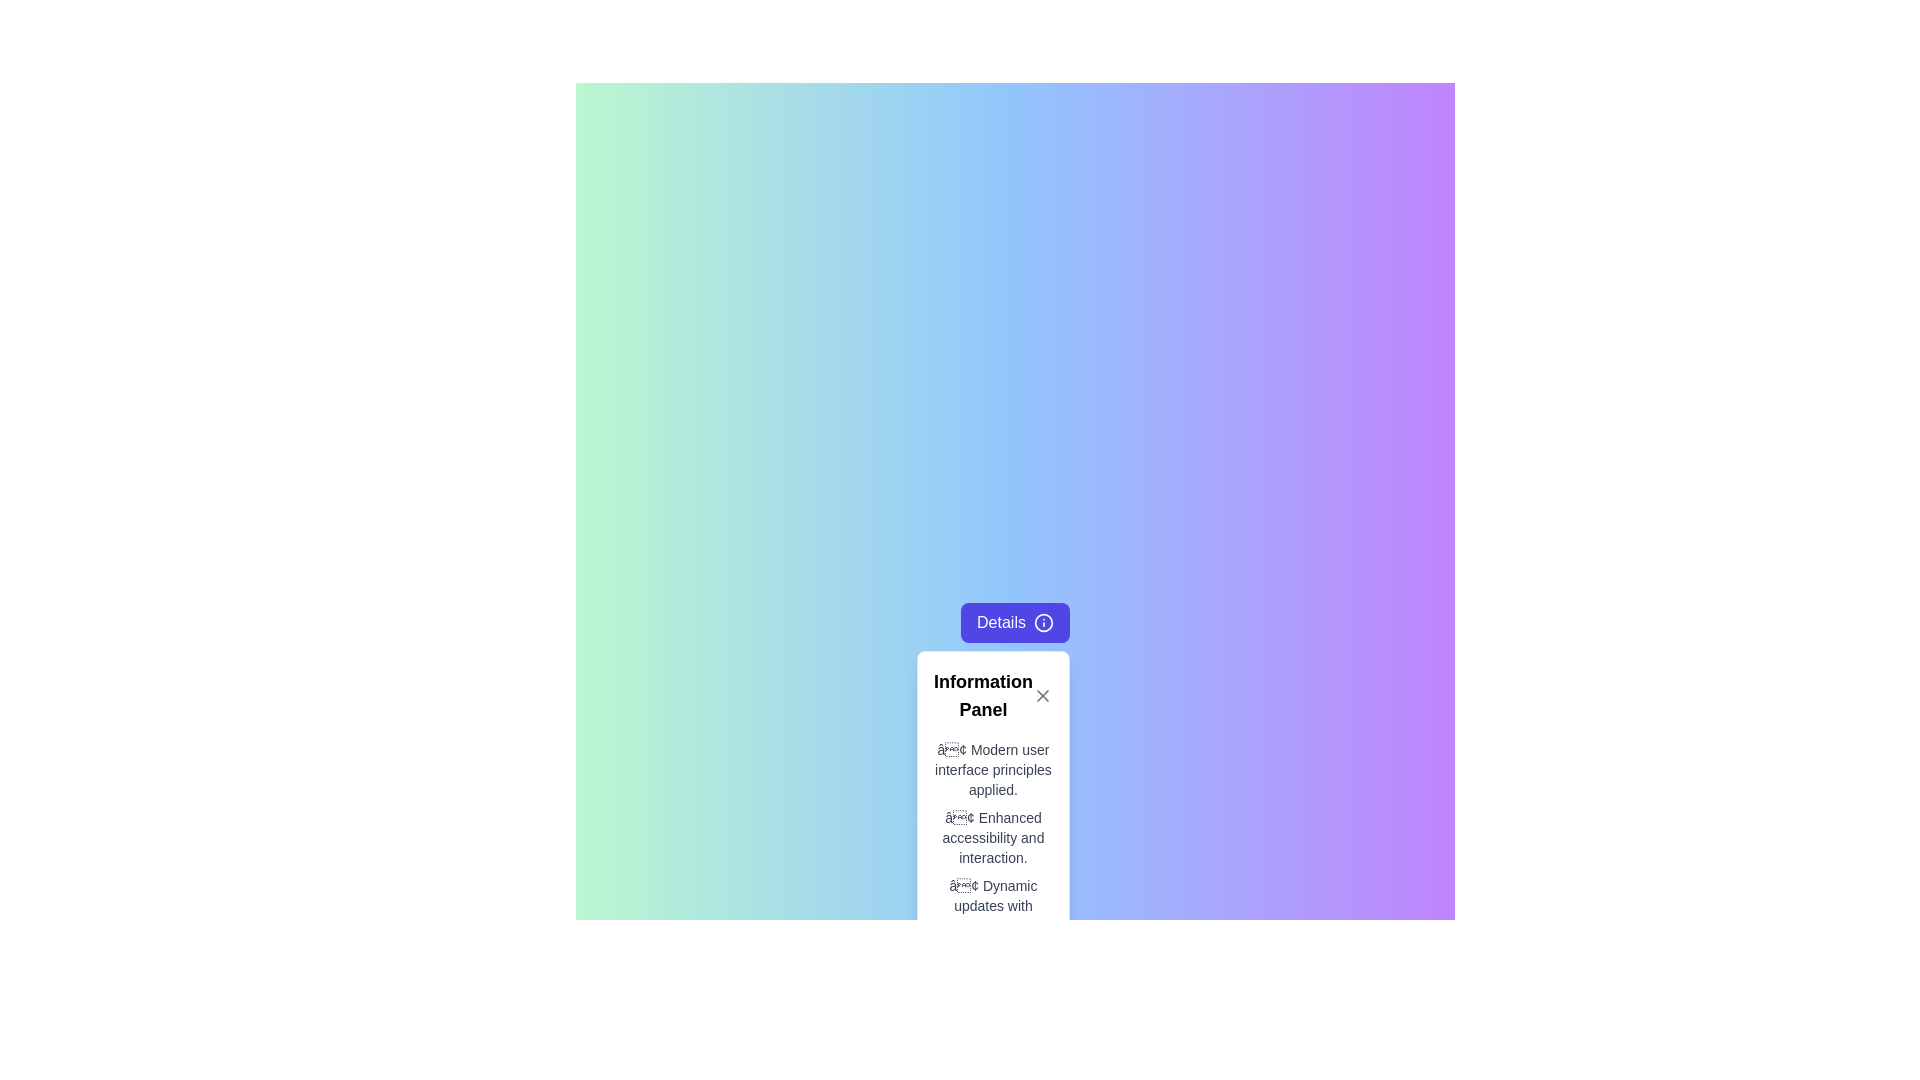 The width and height of the screenshot is (1920, 1080). What do you see at coordinates (1042, 622) in the screenshot?
I see `the 'Details' button, which is accompanied by an icon to its right, serving as a visual identifier for additional information` at bounding box center [1042, 622].